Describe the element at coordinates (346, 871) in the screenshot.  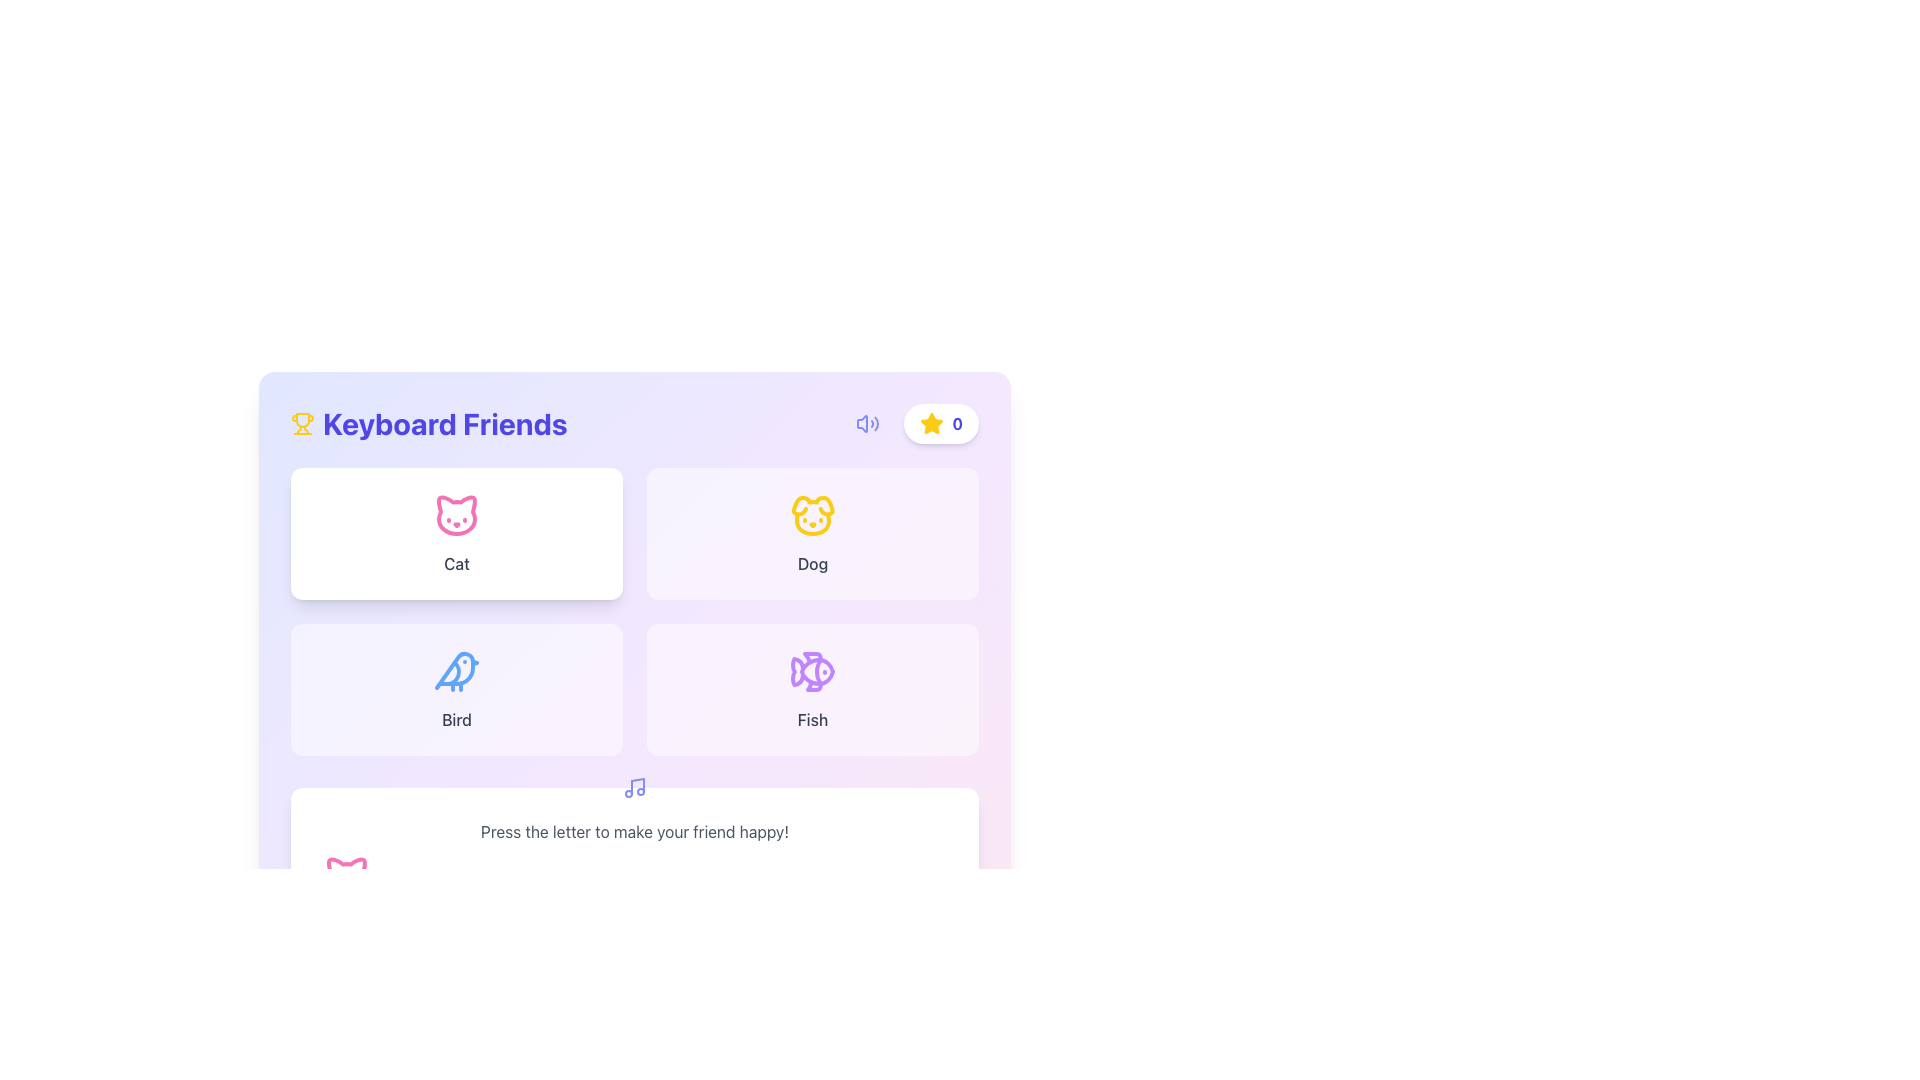
I see `the leftmost cat-themed icon in the interactive grid, which is positioned above the label 'Cat' and features a pink background` at that location.